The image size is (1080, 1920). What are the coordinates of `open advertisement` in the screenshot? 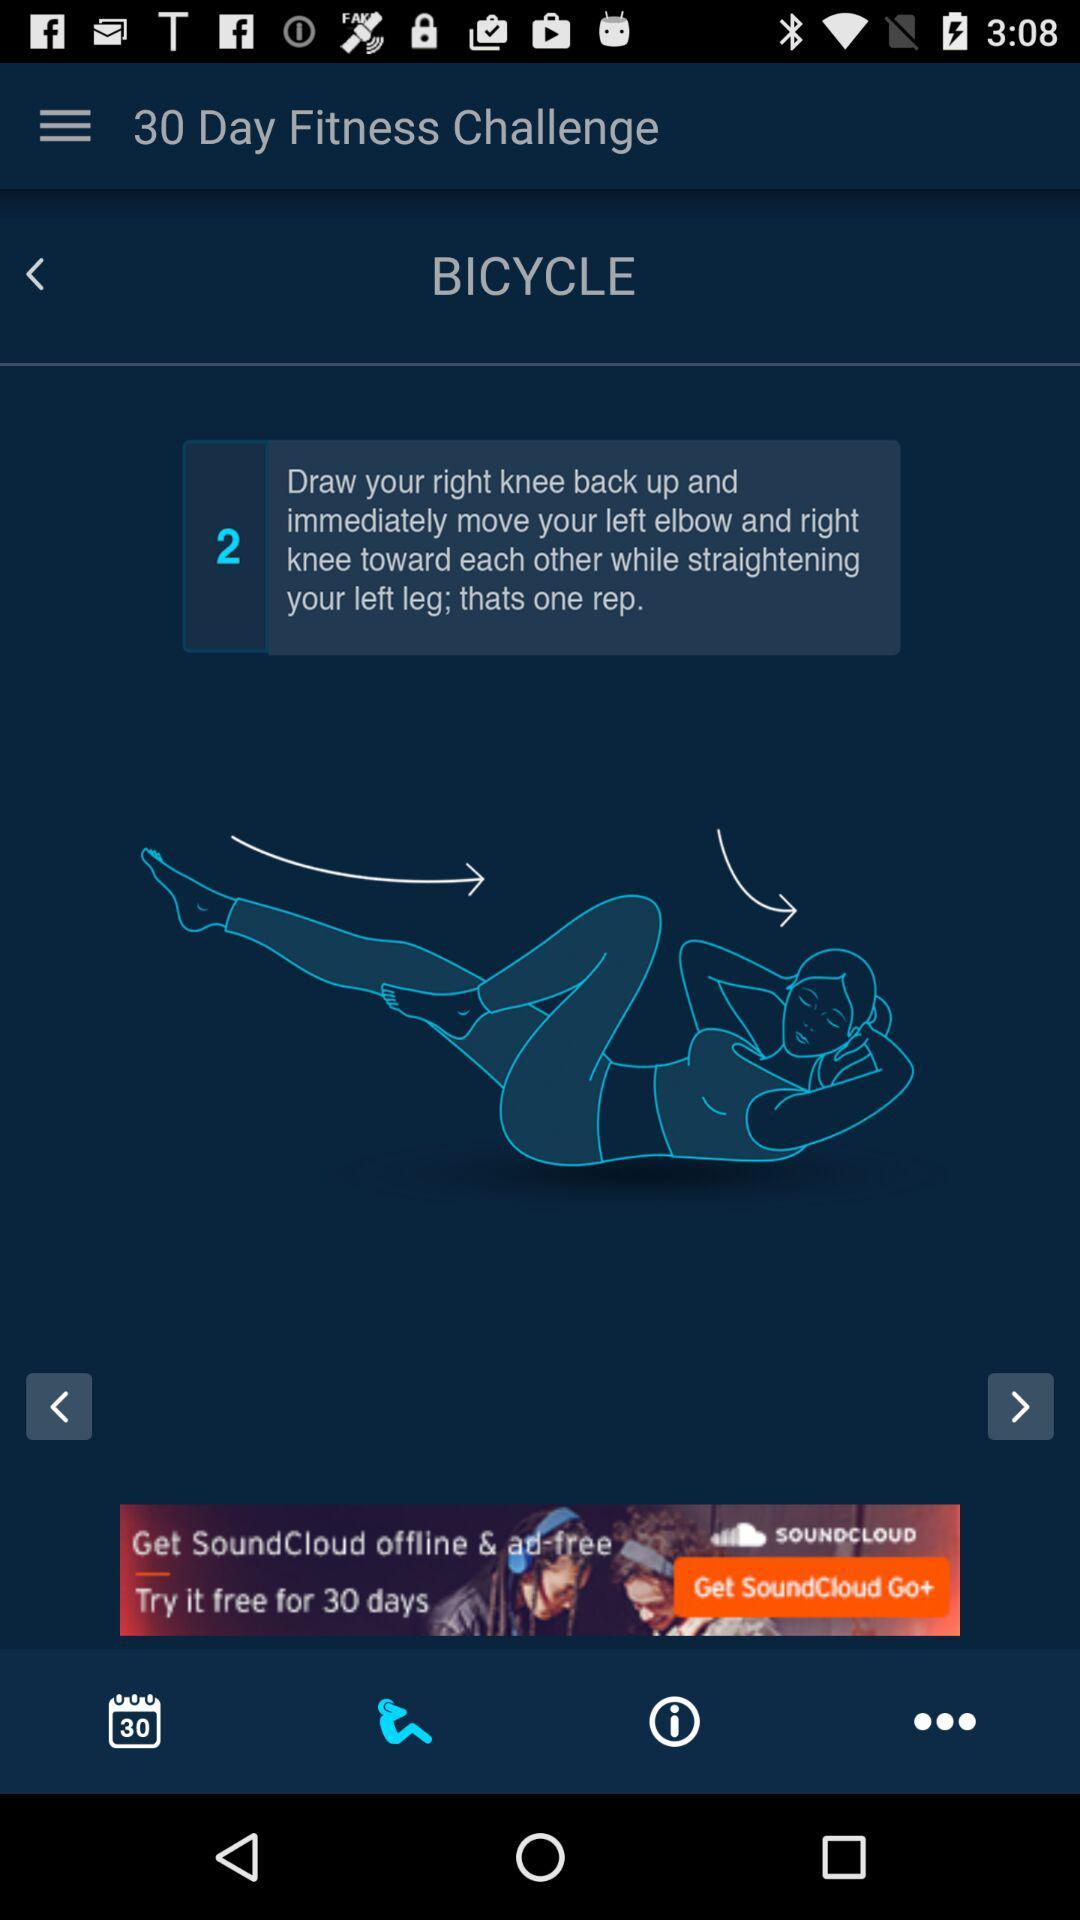 It's located at (540, 1569).